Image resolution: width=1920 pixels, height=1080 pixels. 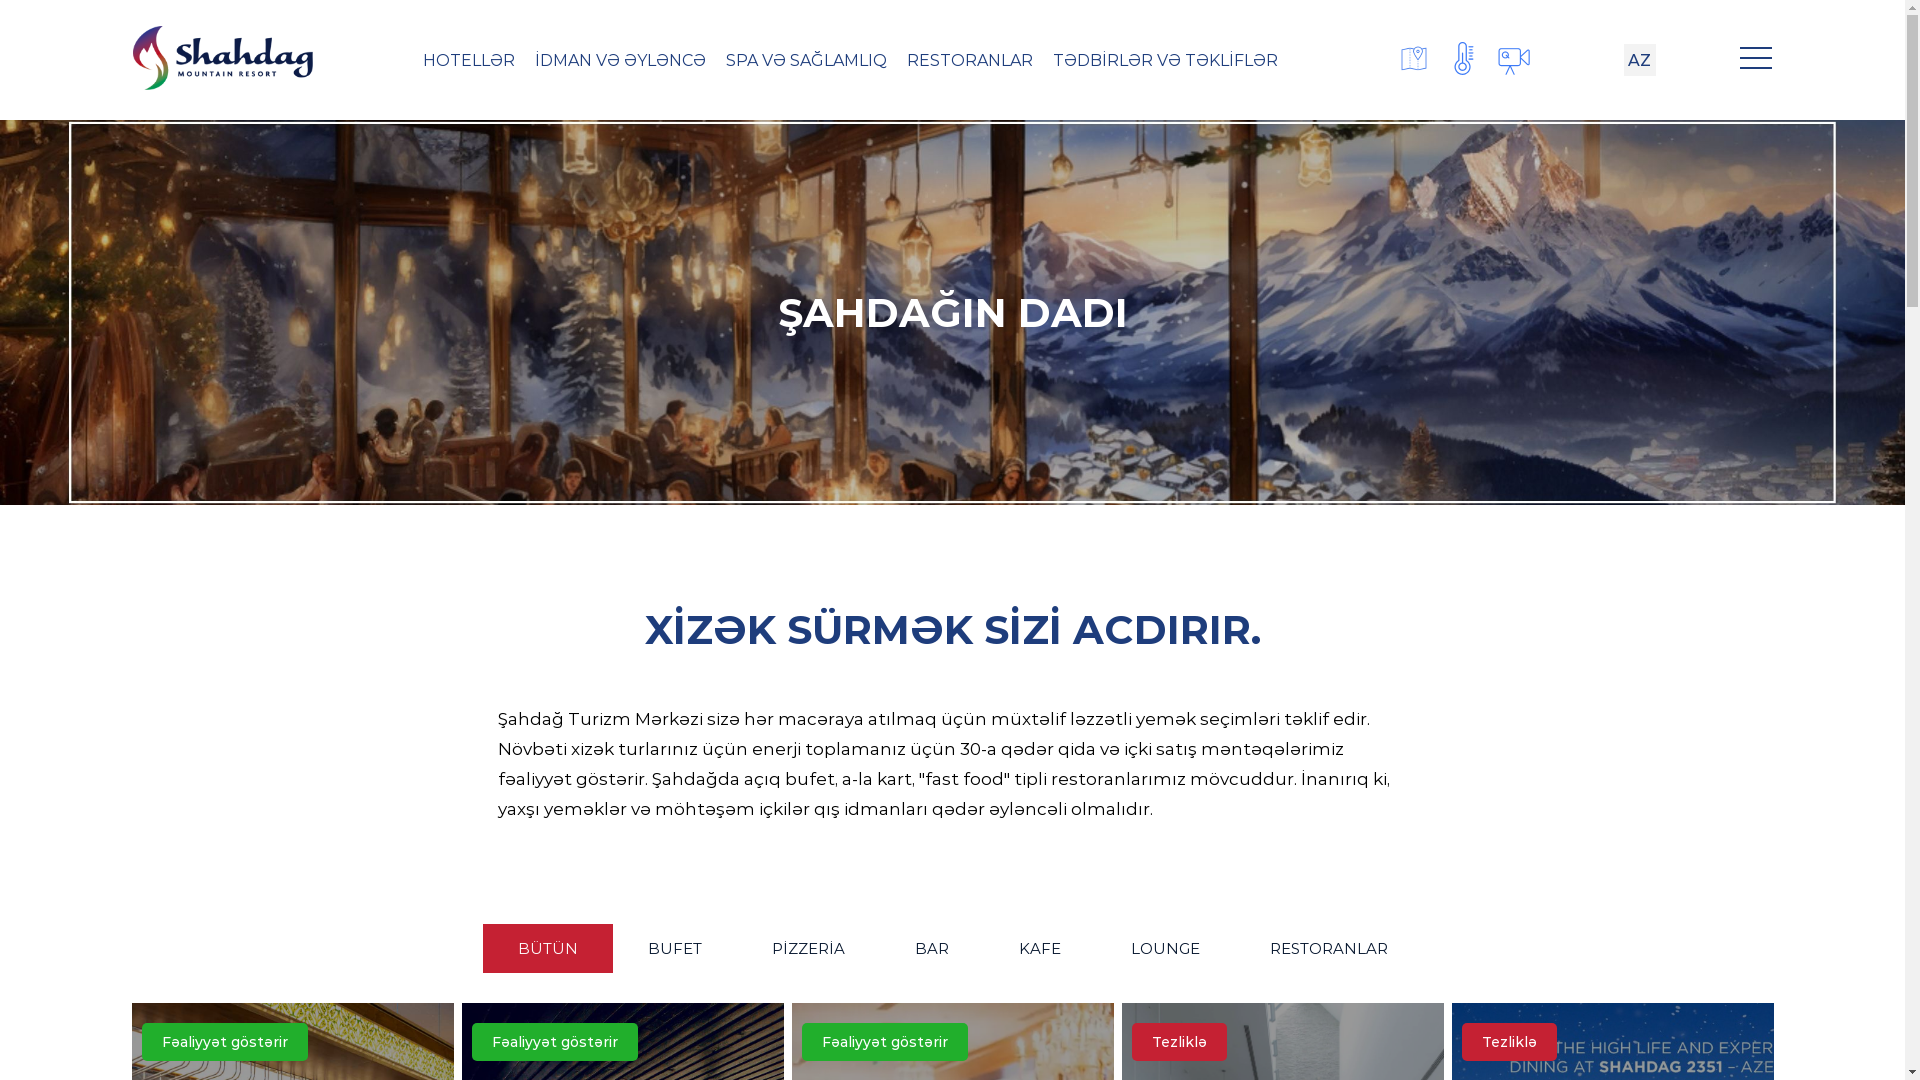 I want to click on 'BUFET', so click(x=673, y=947).